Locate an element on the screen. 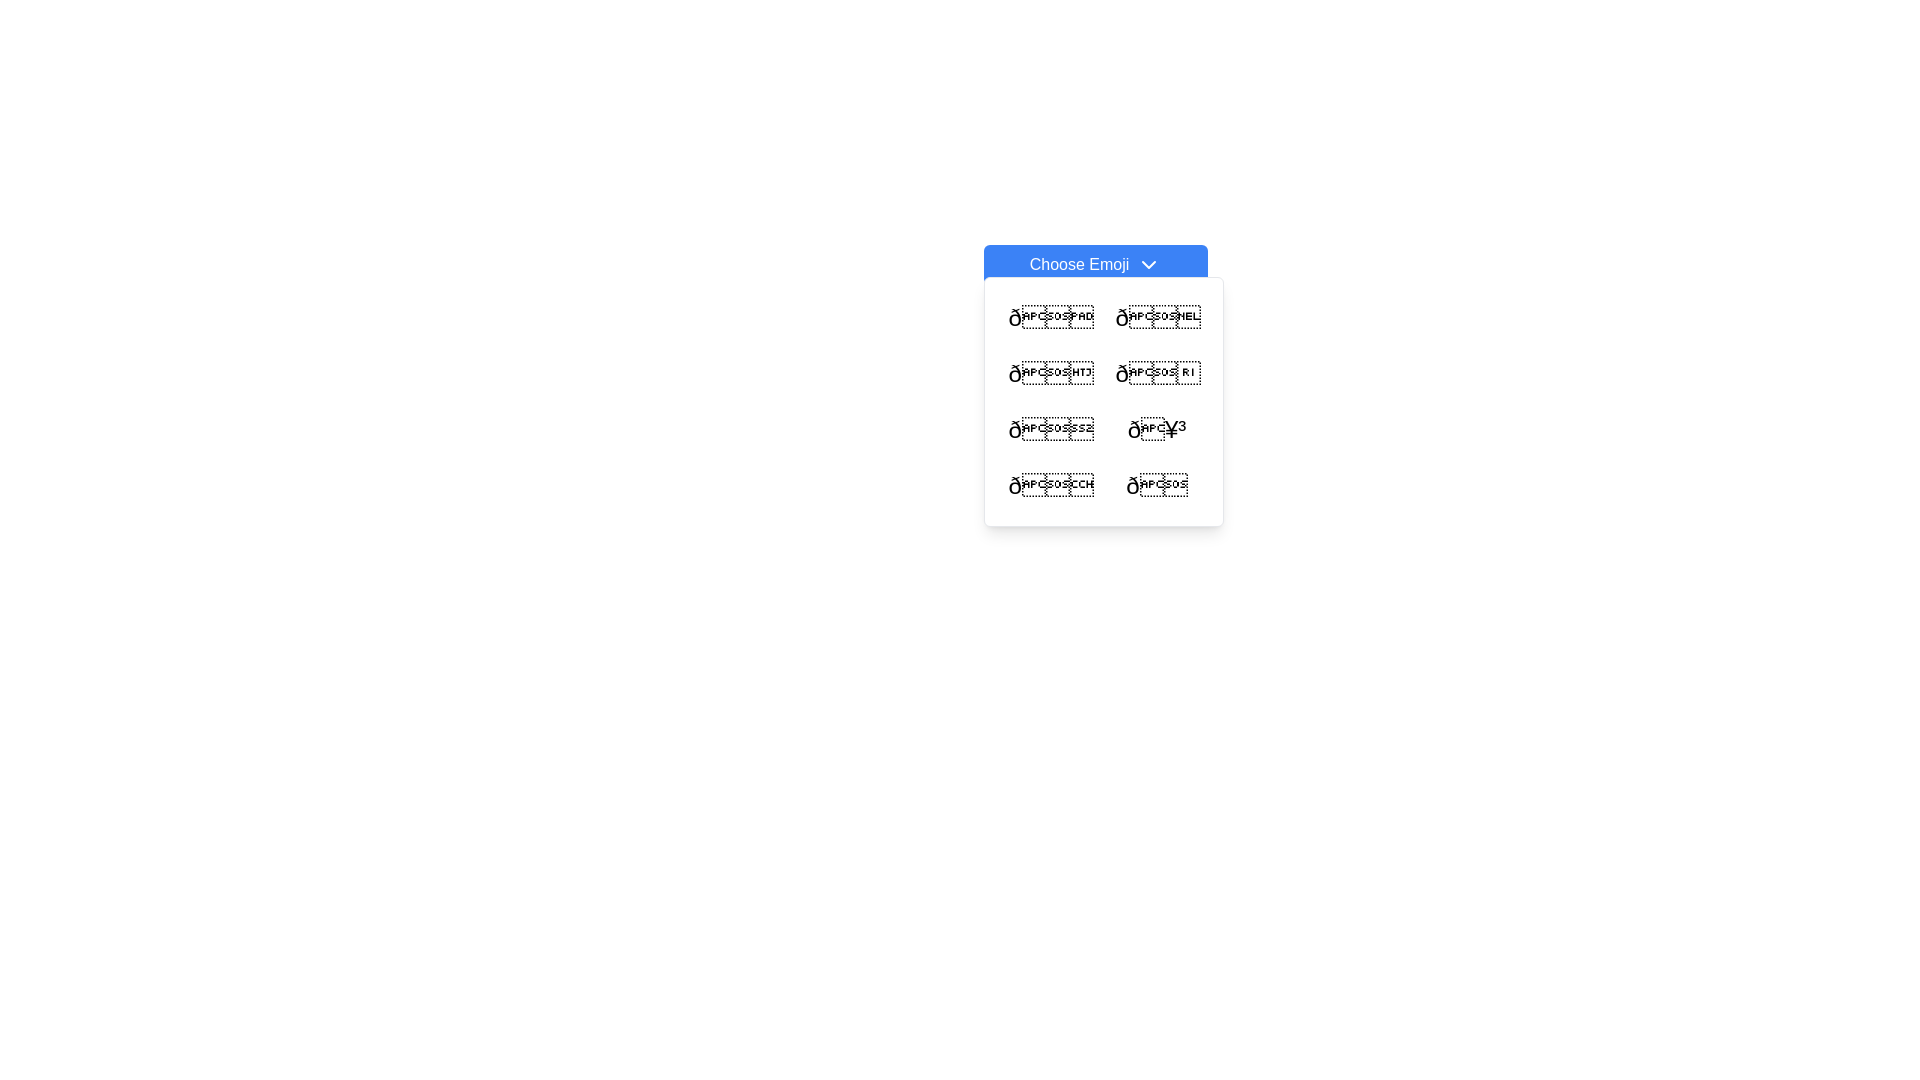 This screenshot has height=1080, width=1920. the clickable emoji option, which is a single emoji in a large font with a rounded background, located in the second row and second column of the emoji grid in the dropdown menu is located at coordinates (1156, 428).